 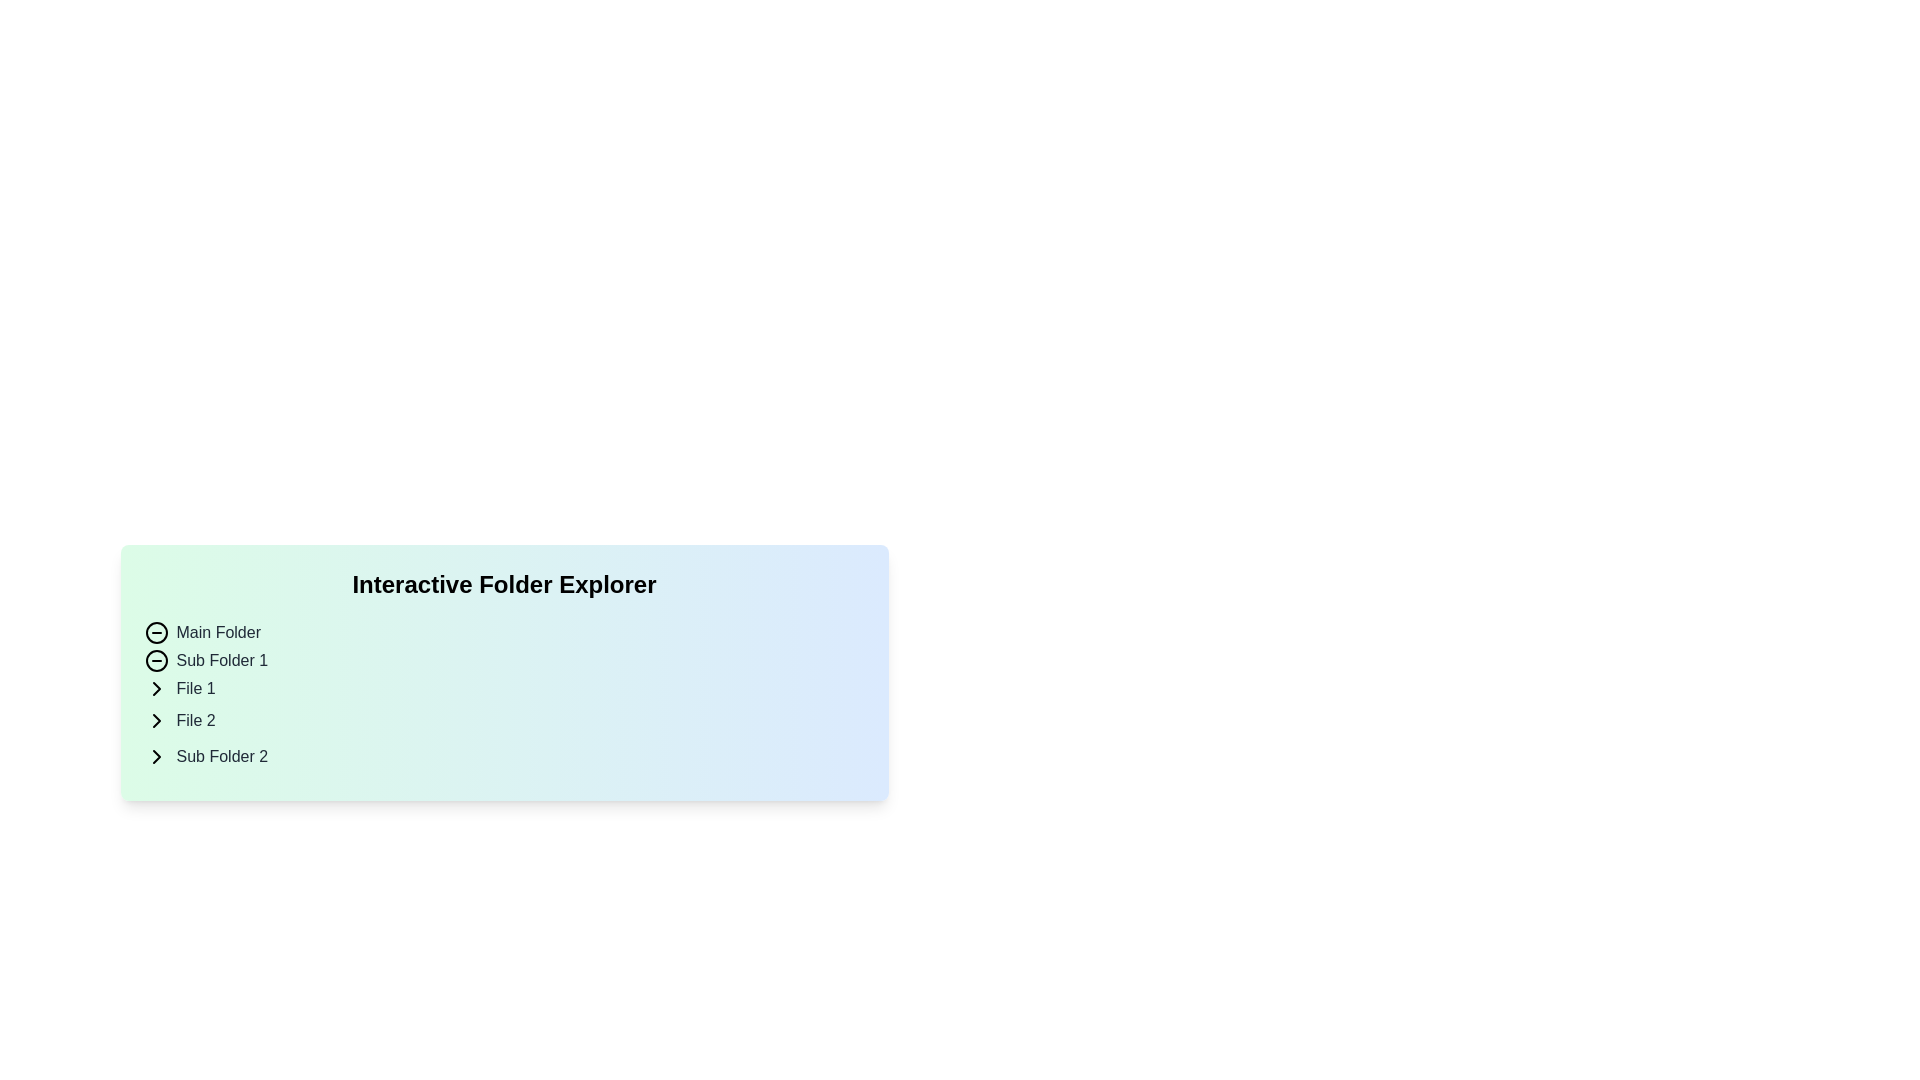 I want to click on the chevron icon located on the left side of the label 'File 2' to indicate interactivity, so click(x=155, y=721).